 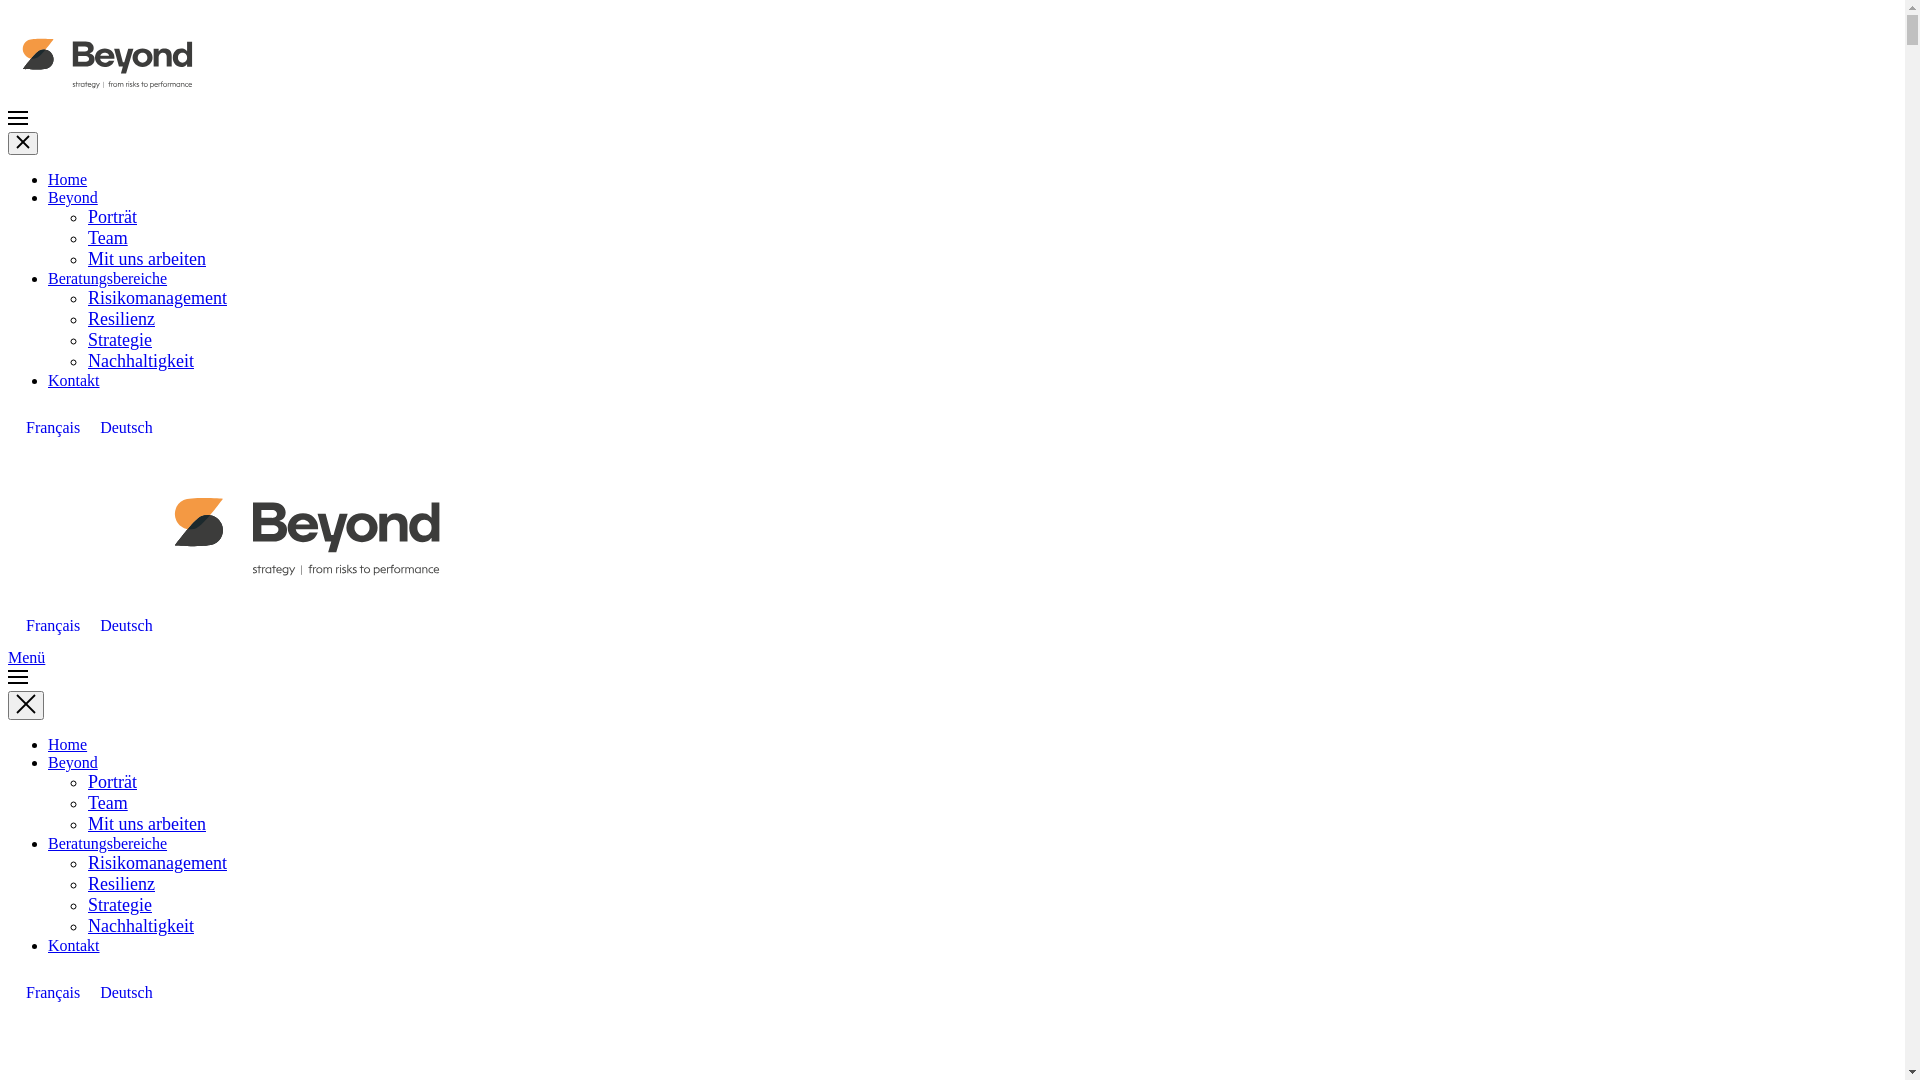 I want to click on 'Kontakt', so click(x=73, y=945).